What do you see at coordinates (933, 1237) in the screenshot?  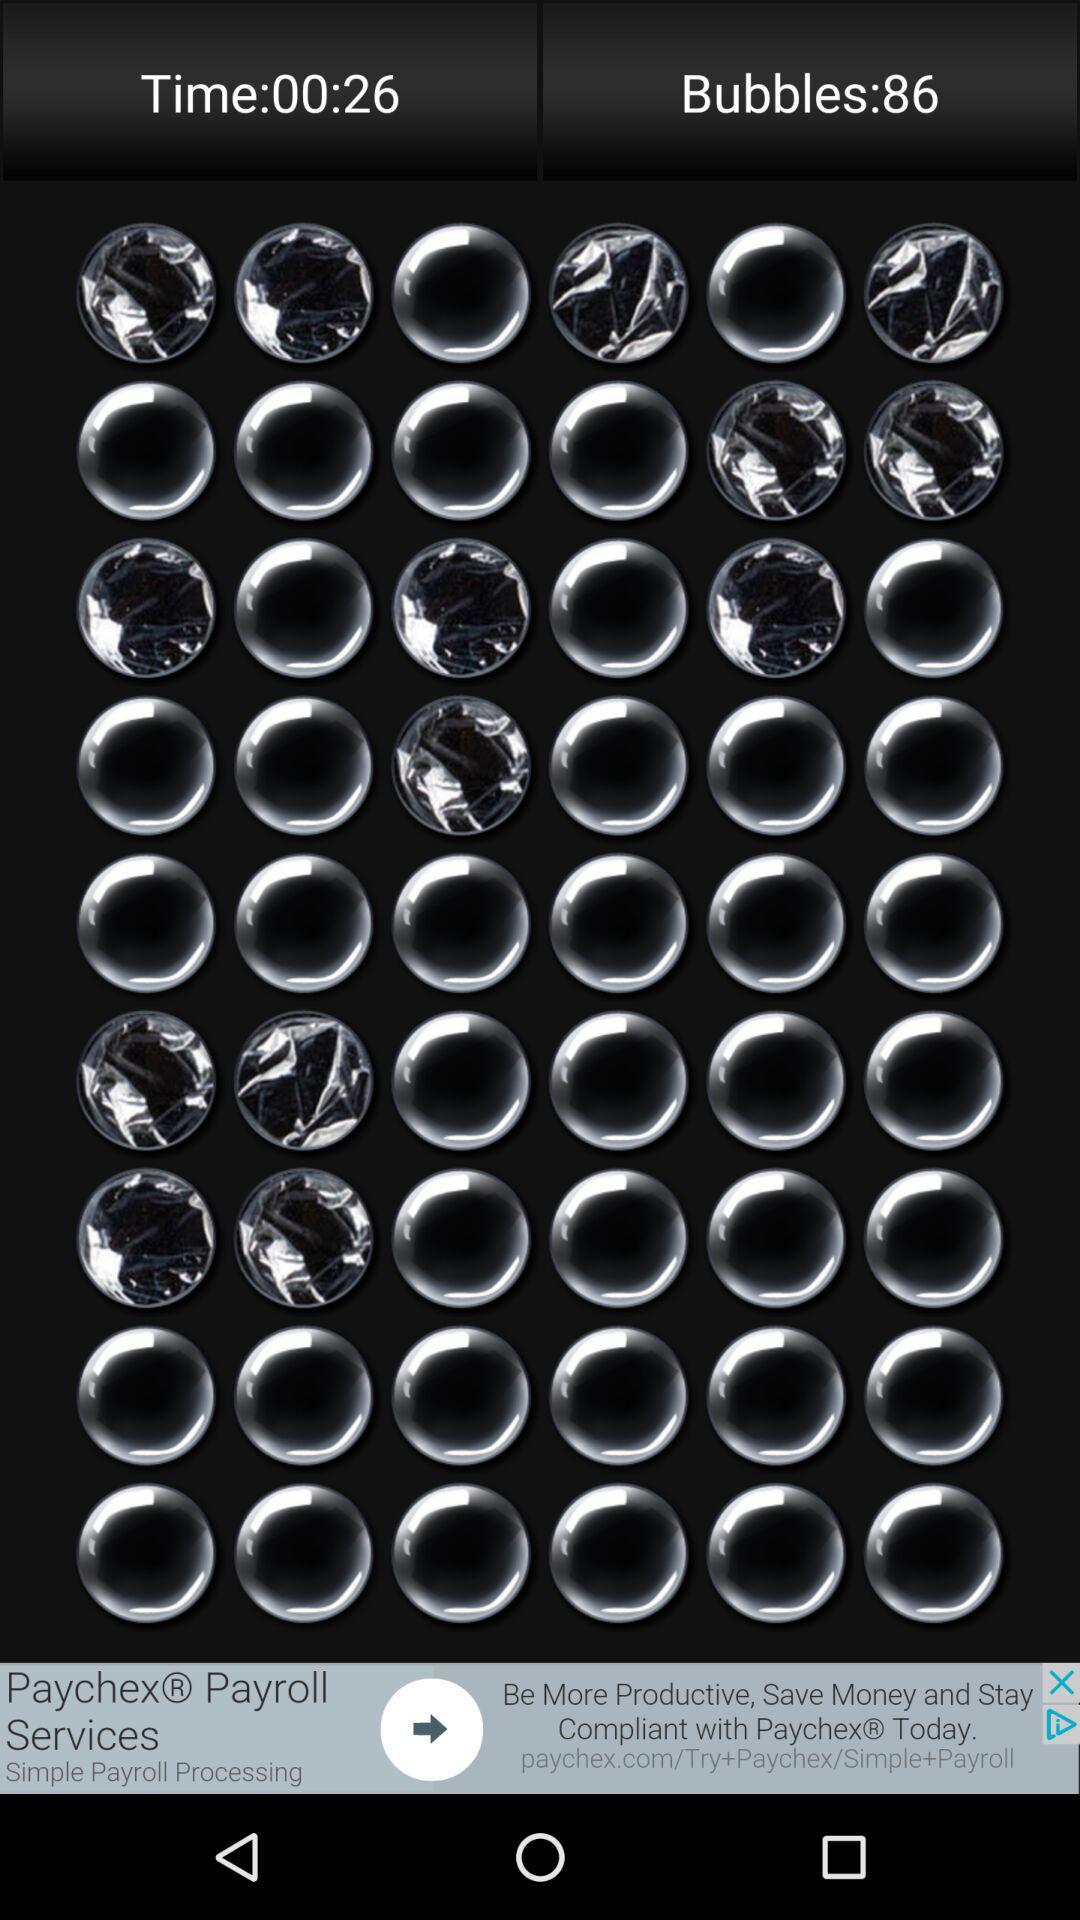 I see `pop this bubble` at bounding box center [933, 1237].